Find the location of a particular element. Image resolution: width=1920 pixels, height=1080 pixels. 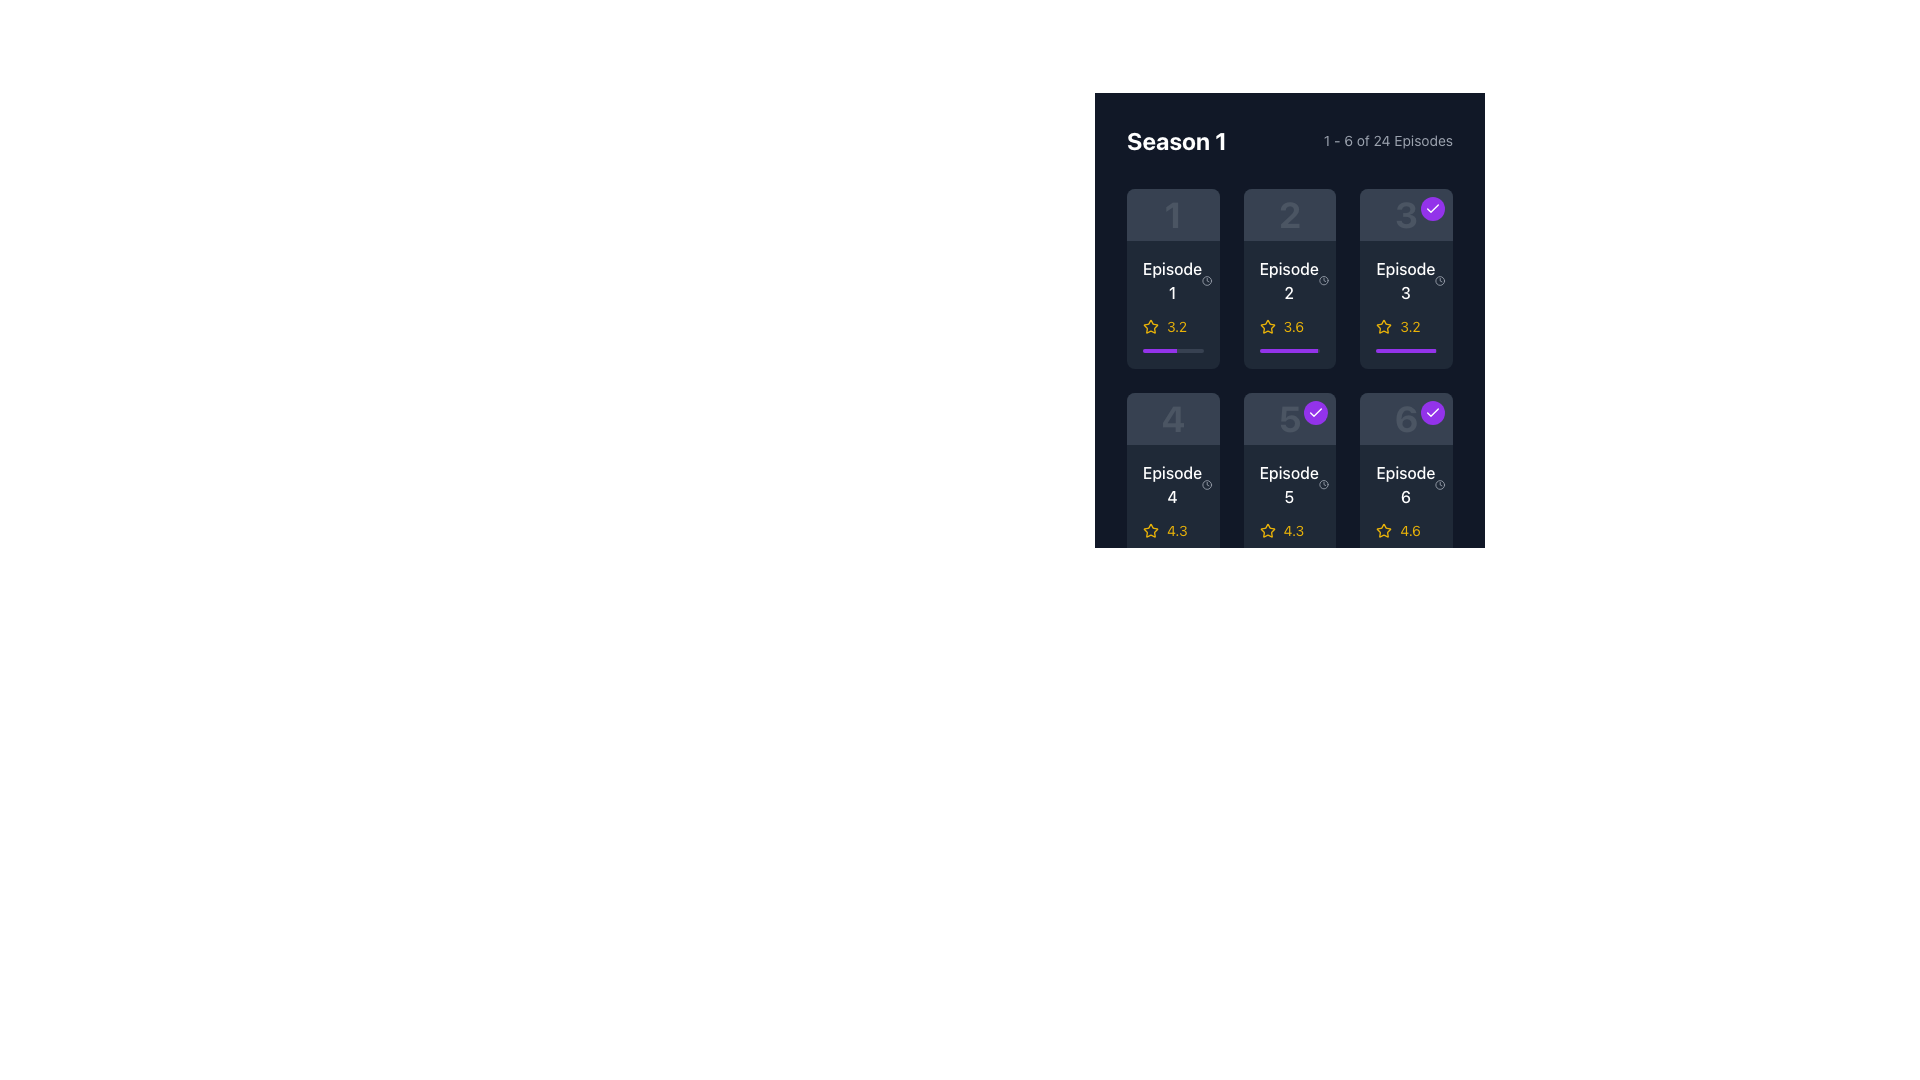

the Decorative identifier with a completion status badge located in the third column of the top row, above the tile labeled 'Episode 3' is located at coordinates (1405, 215).